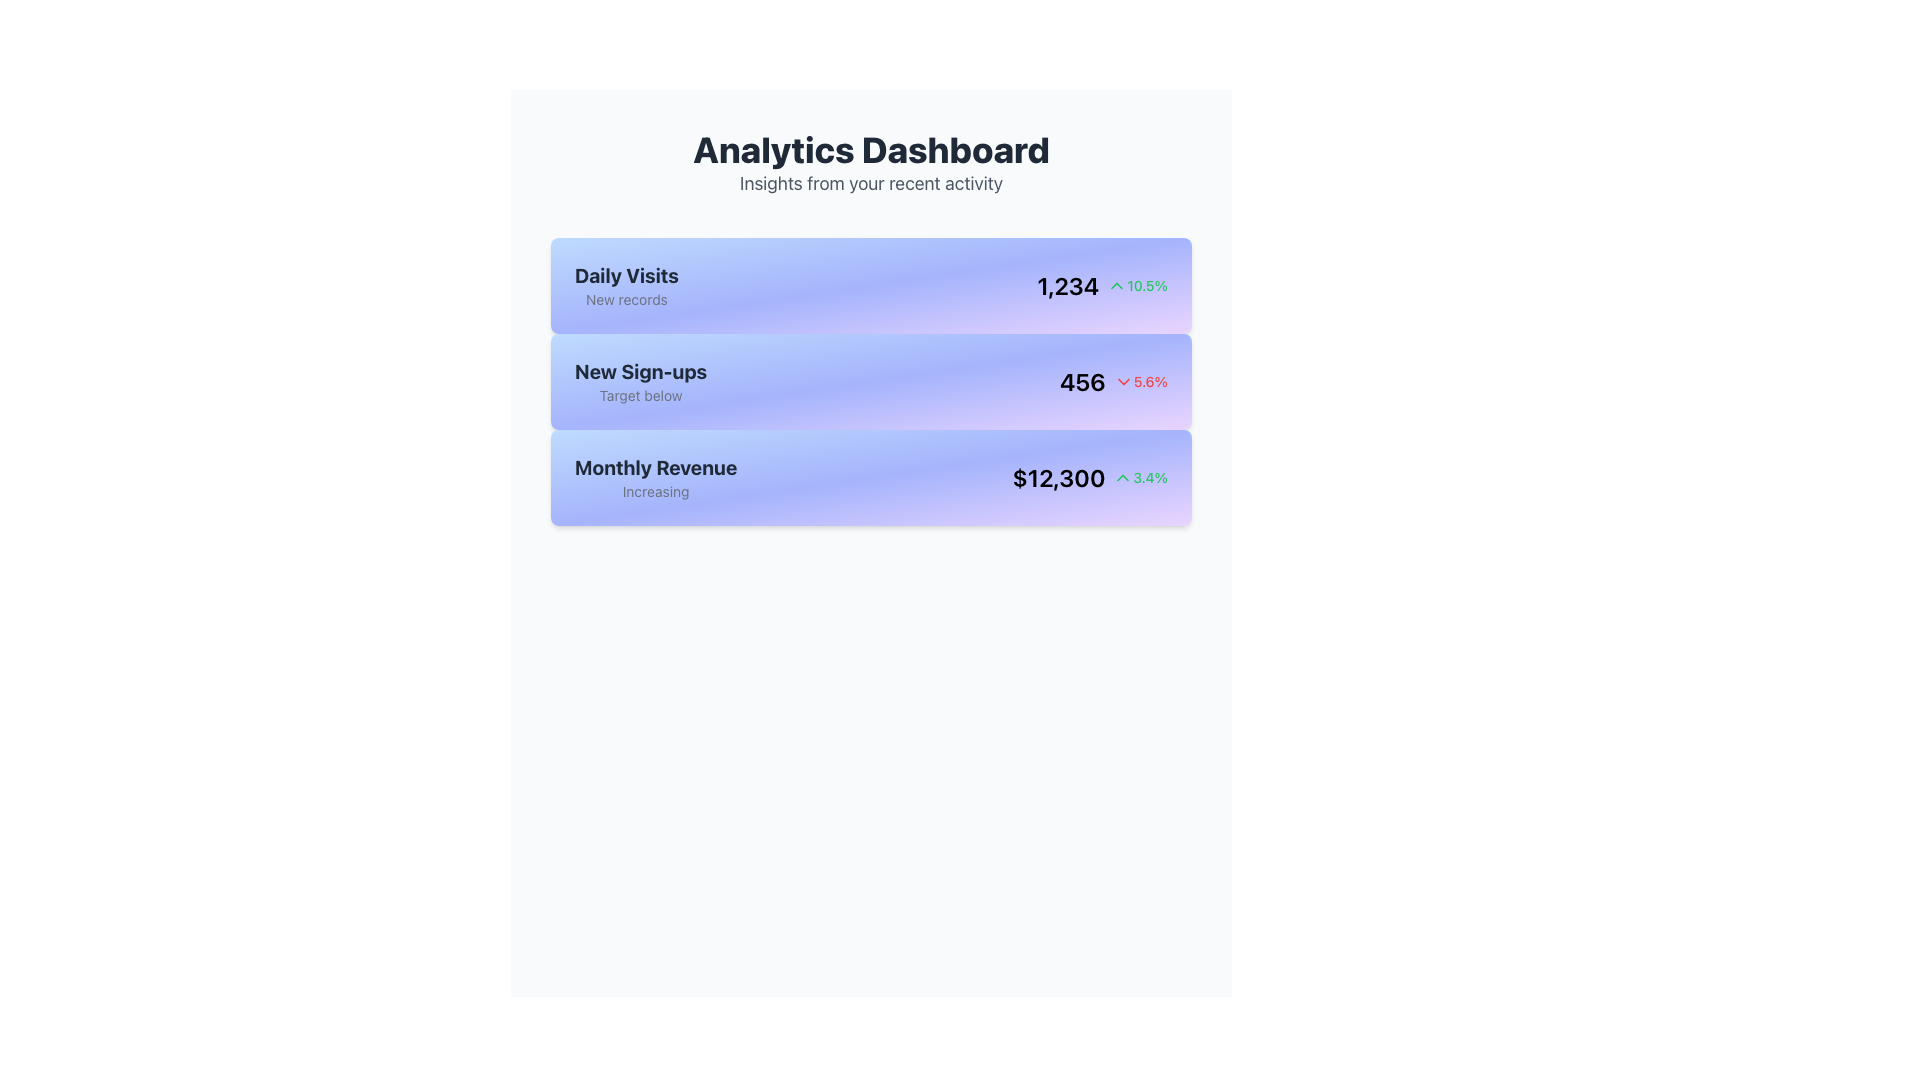 This screenshot has height=1080, width=1920. Describe the element at coordinates (1057, 478) in the screenshot. I see `the Text Display element representing total monthly revenue, positioned in the 'Monthly Revenue' section, aligned to the right before the text '3.4%' and the upward chevron icon` at that location.